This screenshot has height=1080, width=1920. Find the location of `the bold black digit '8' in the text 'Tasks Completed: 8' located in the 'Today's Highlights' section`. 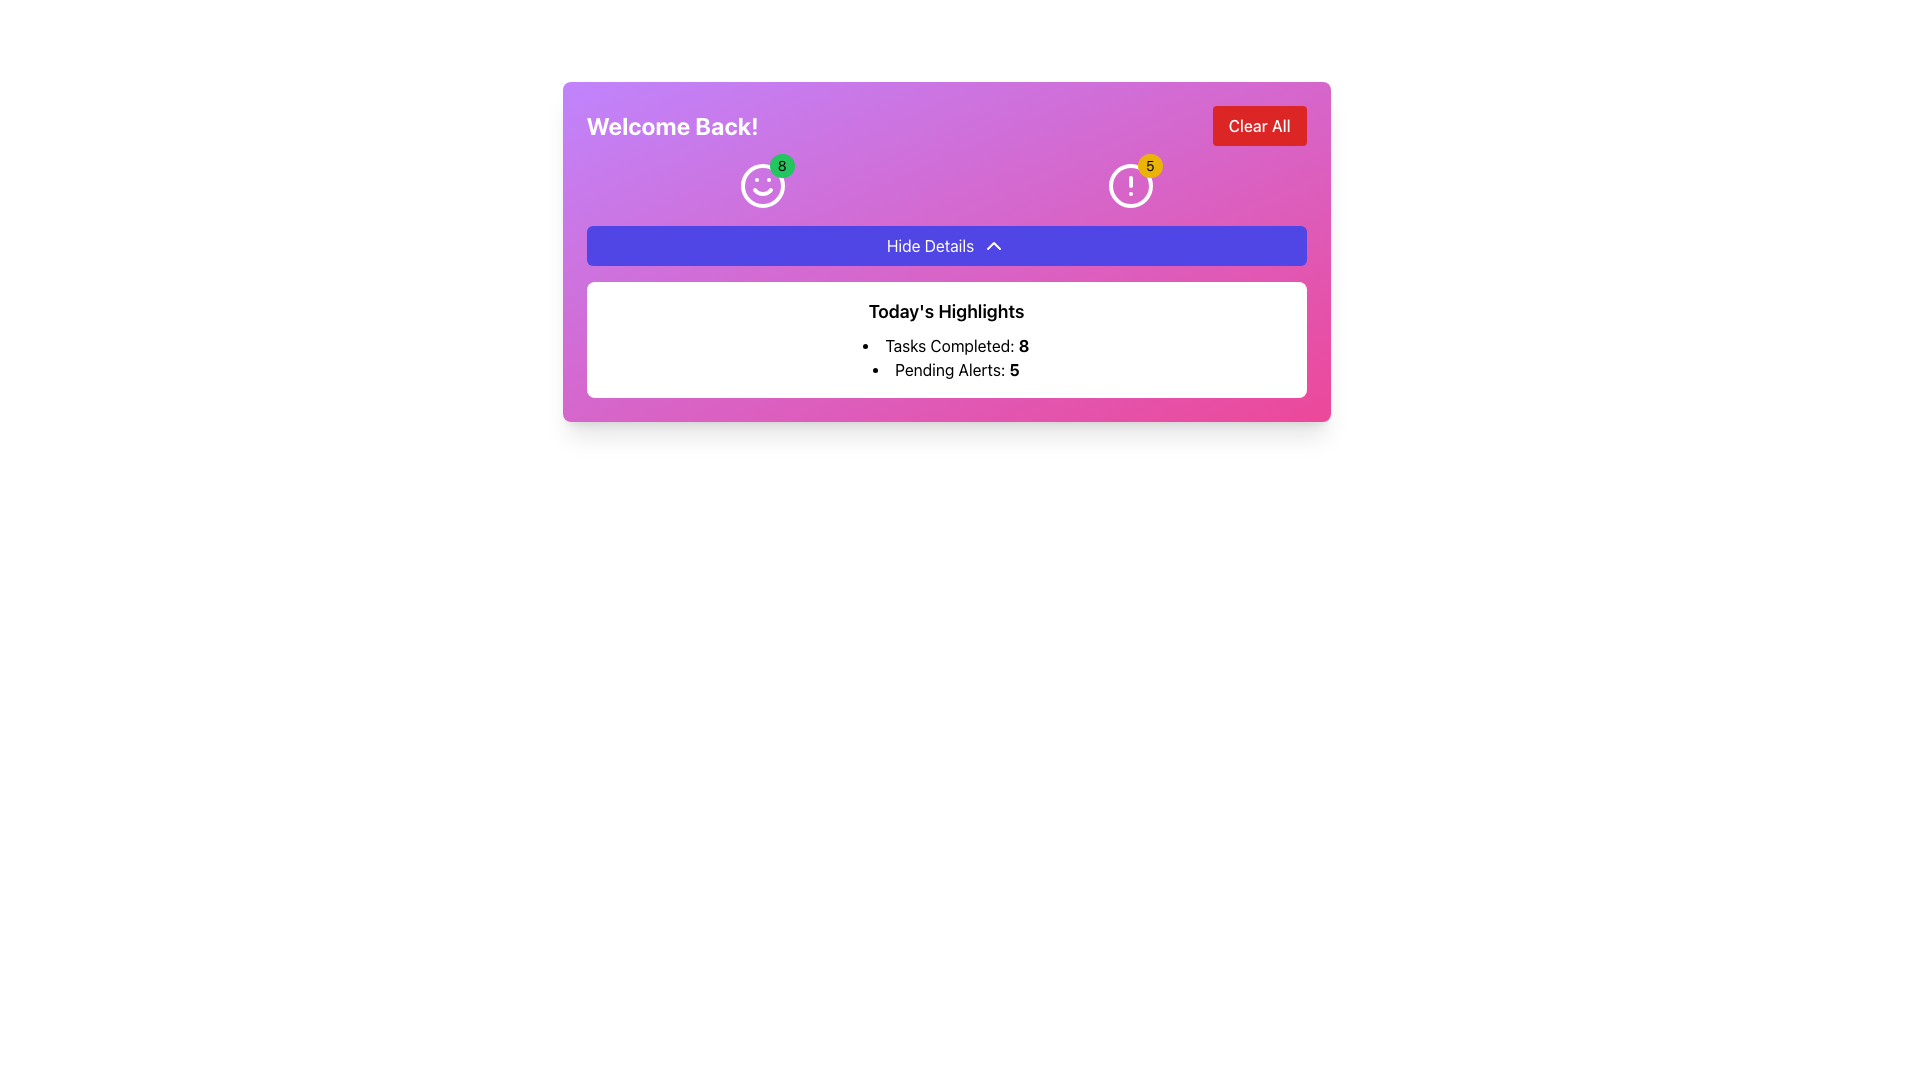

the bold black digit '8' in the text 'Tasks Completed: 8' located in the 'Today's Highlights' section is located at coordinates (1024, 345).